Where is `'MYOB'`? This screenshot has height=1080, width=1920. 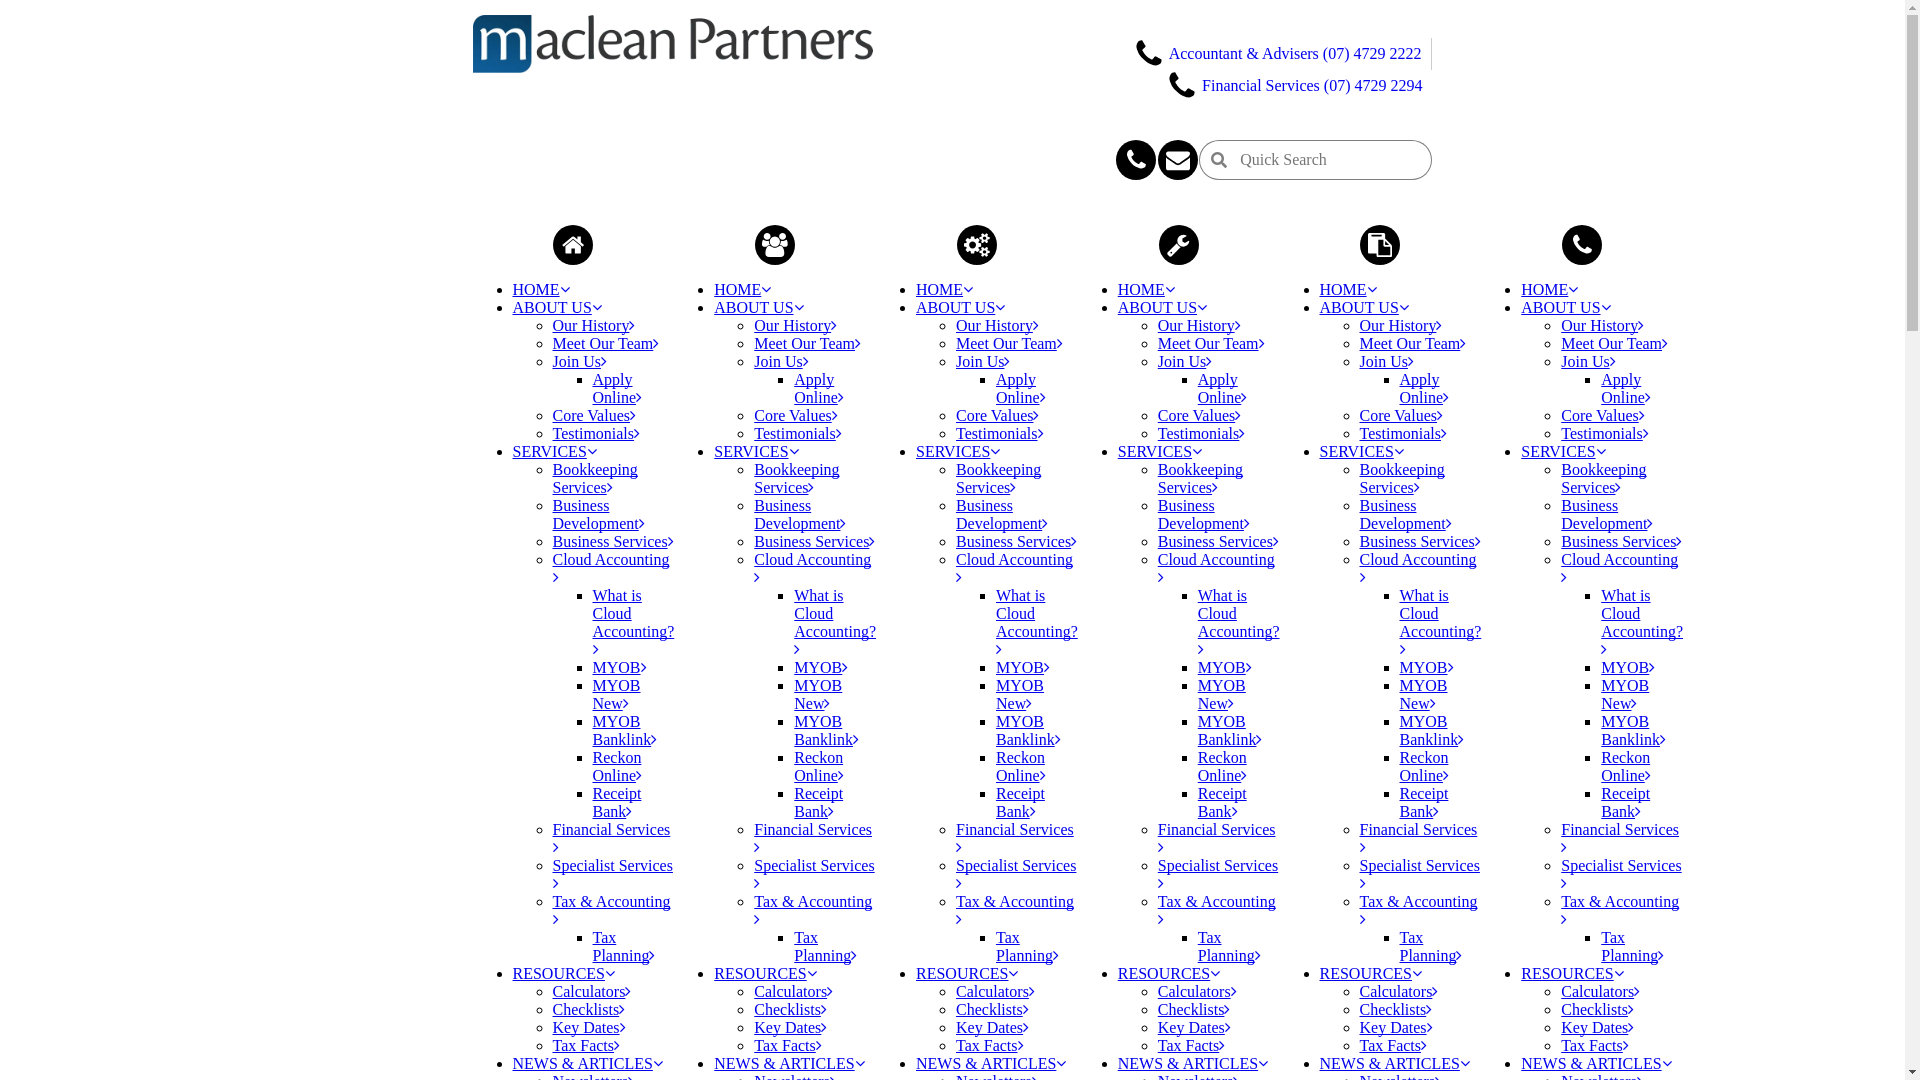
'MYOB' is located at coordinates (1223, 667).